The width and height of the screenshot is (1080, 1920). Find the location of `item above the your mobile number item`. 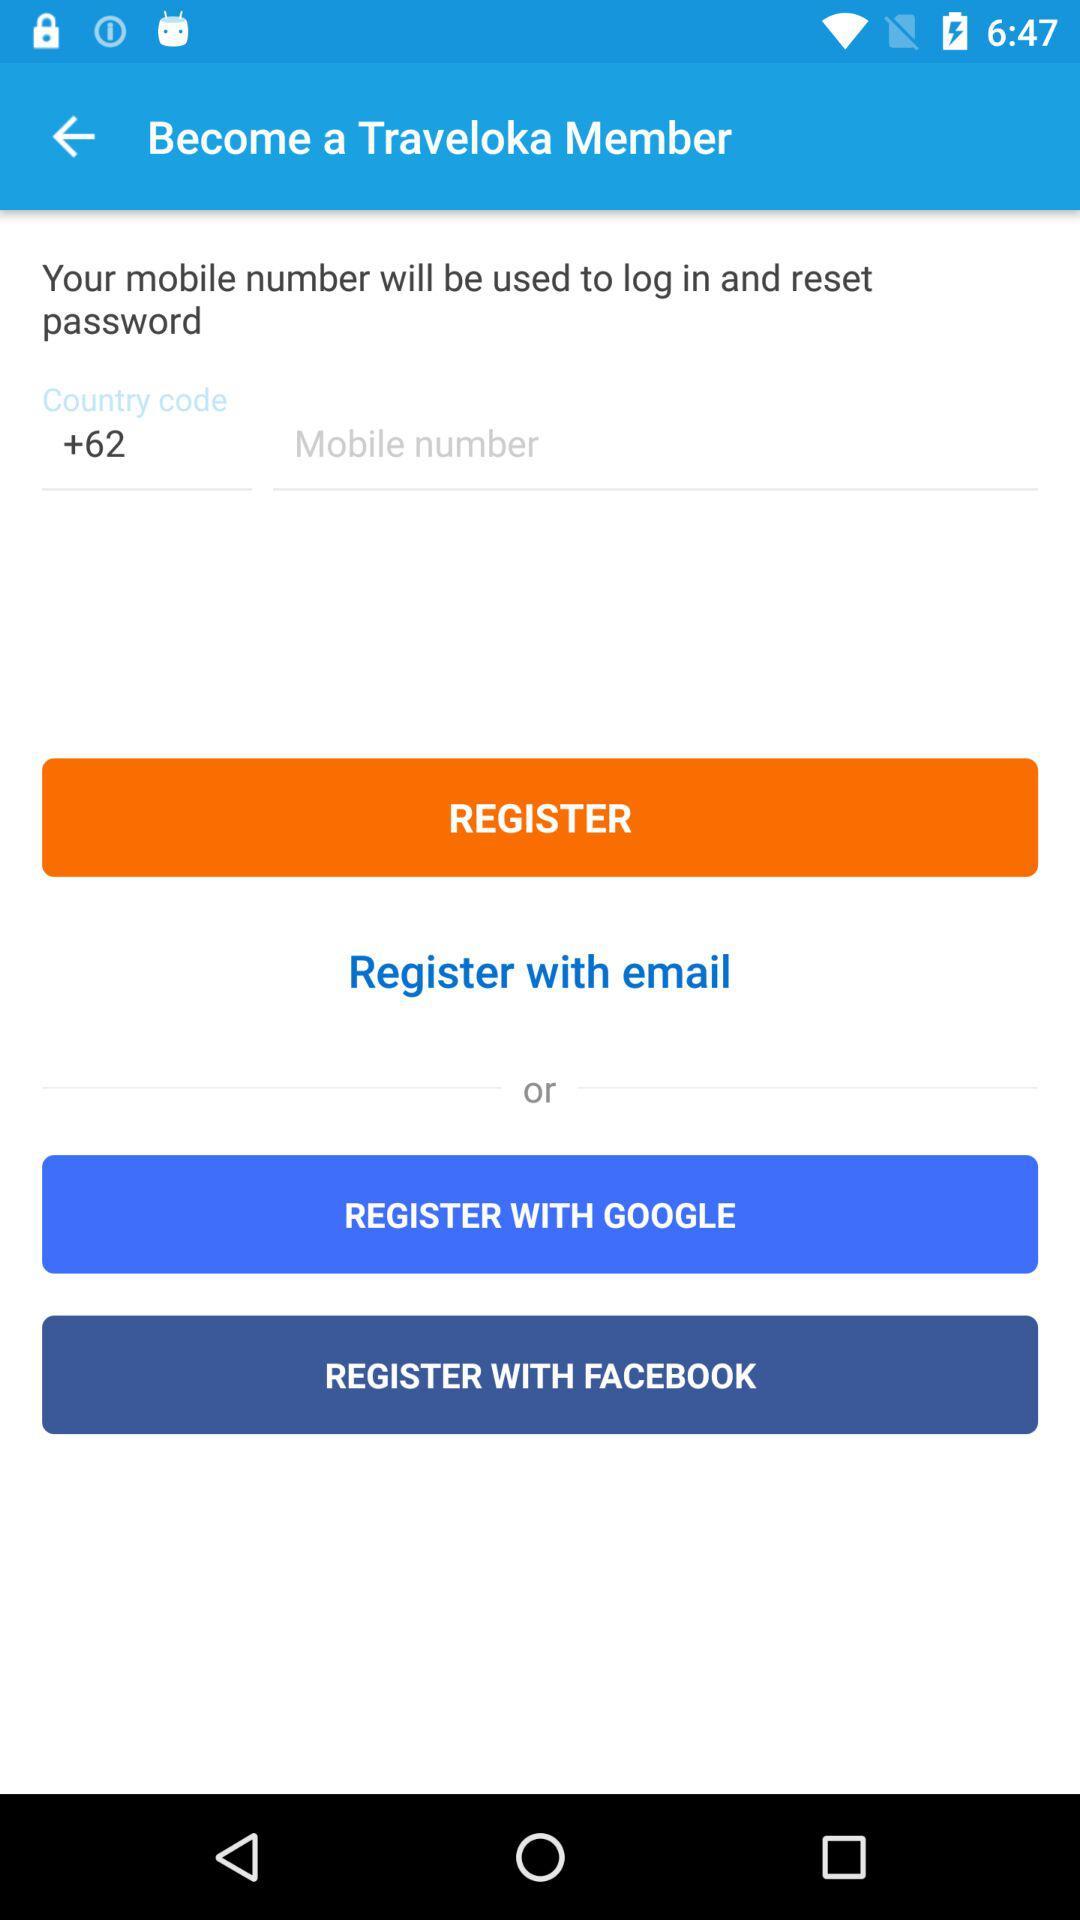

item above the your mobile number item is located at coordinates (72, 135).